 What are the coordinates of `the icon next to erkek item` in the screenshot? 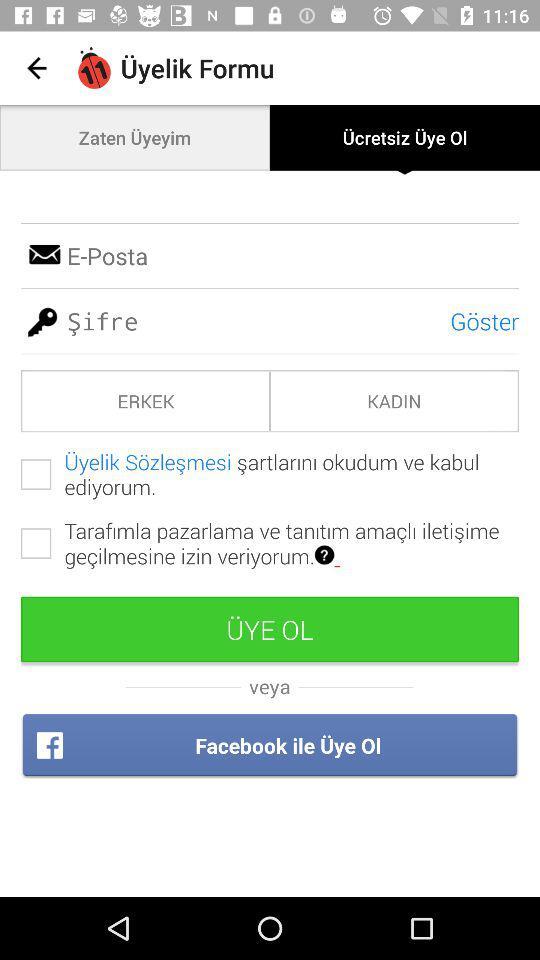 It's located at (394, 400).